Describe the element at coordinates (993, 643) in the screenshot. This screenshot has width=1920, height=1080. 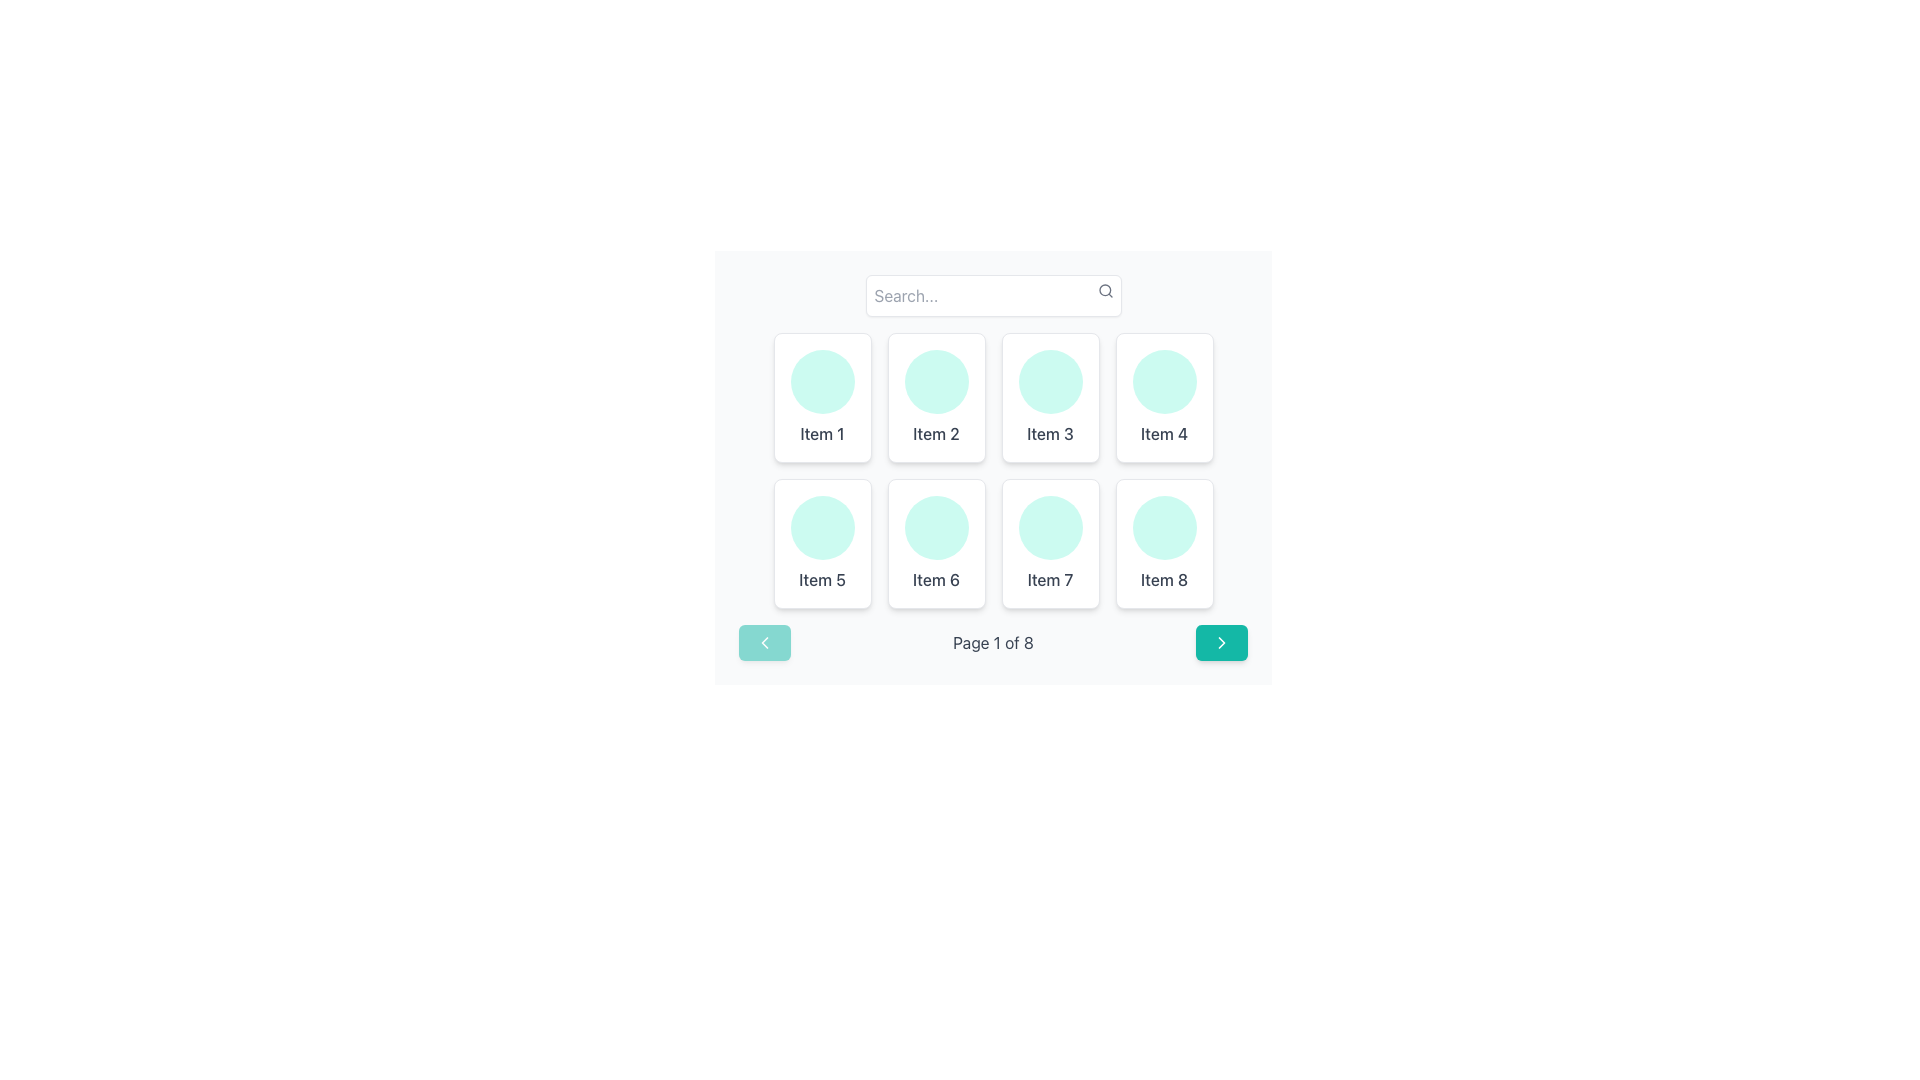
I see `the Text Label that displays the current page and total page count, located below the item grid and centered between the previous and next buttons` at that location.